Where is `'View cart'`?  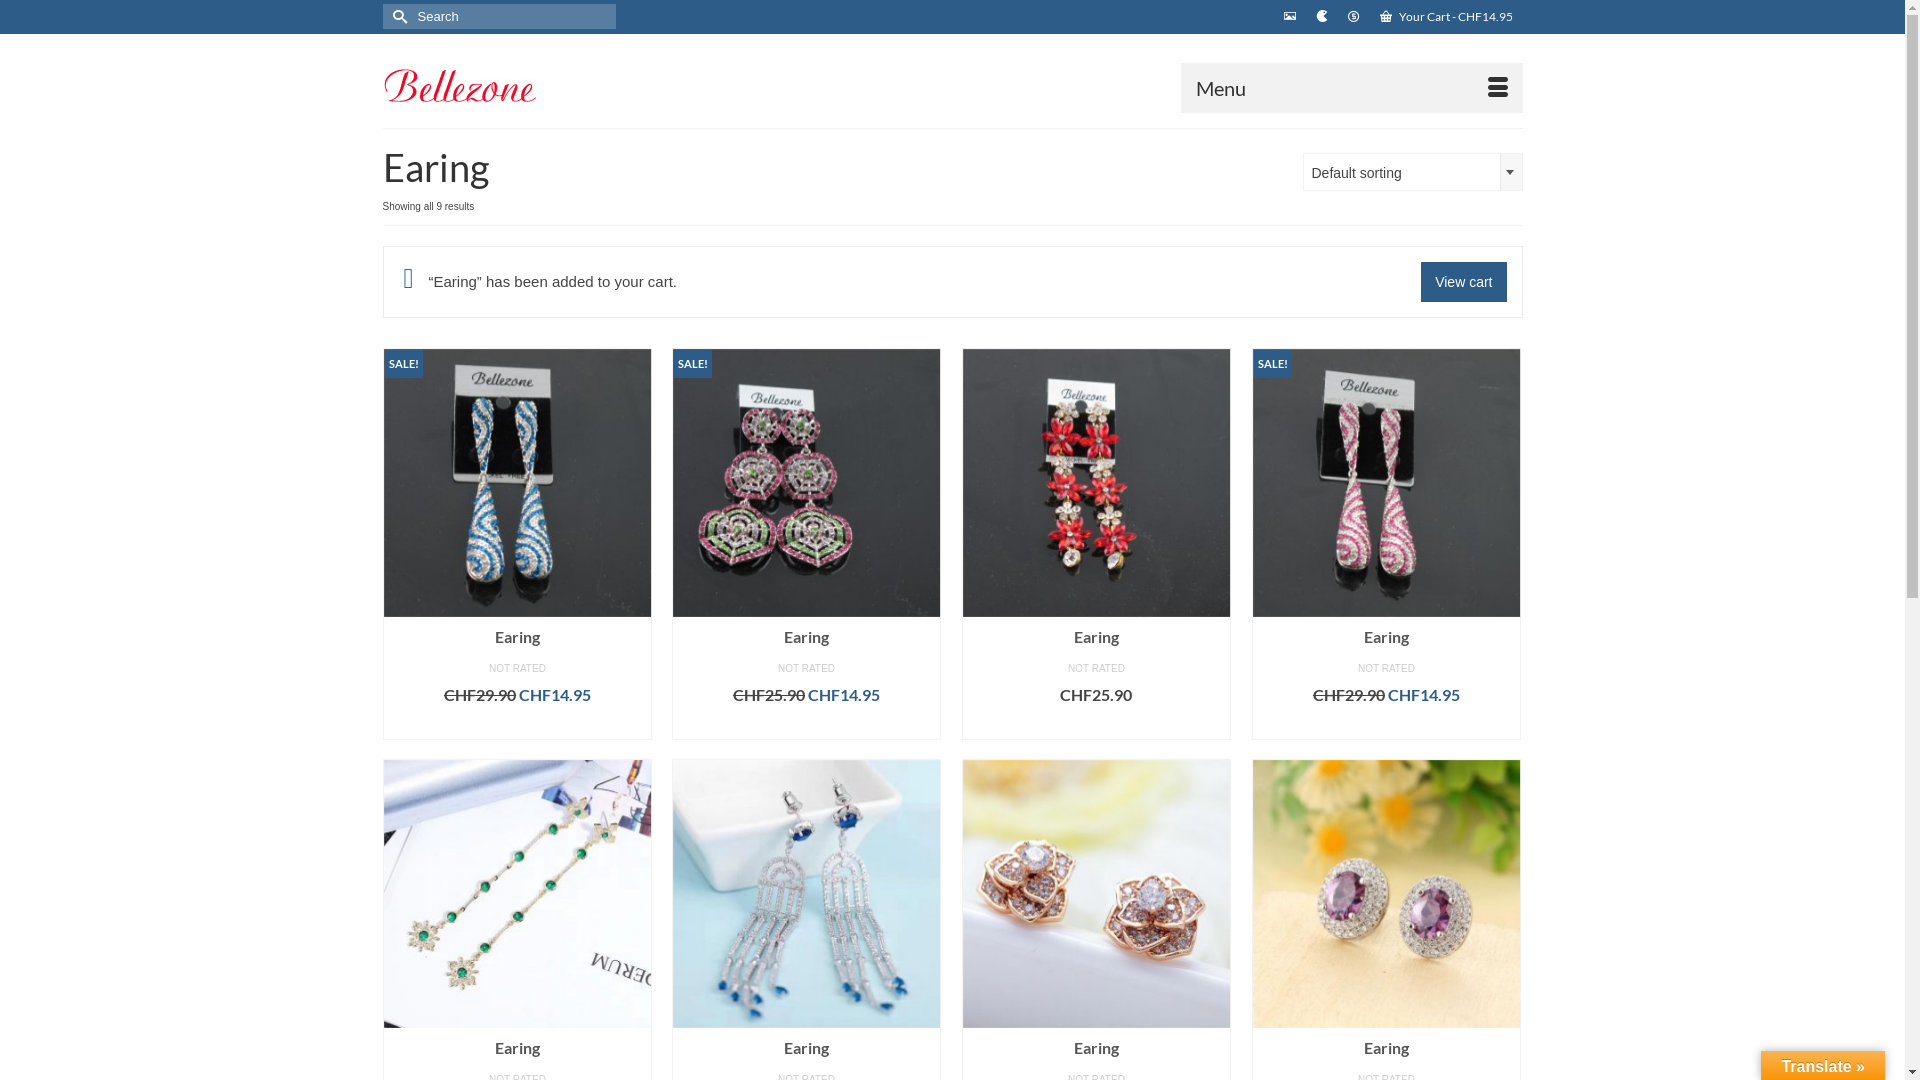
'View cart' is located at coordinates (1419, 281).